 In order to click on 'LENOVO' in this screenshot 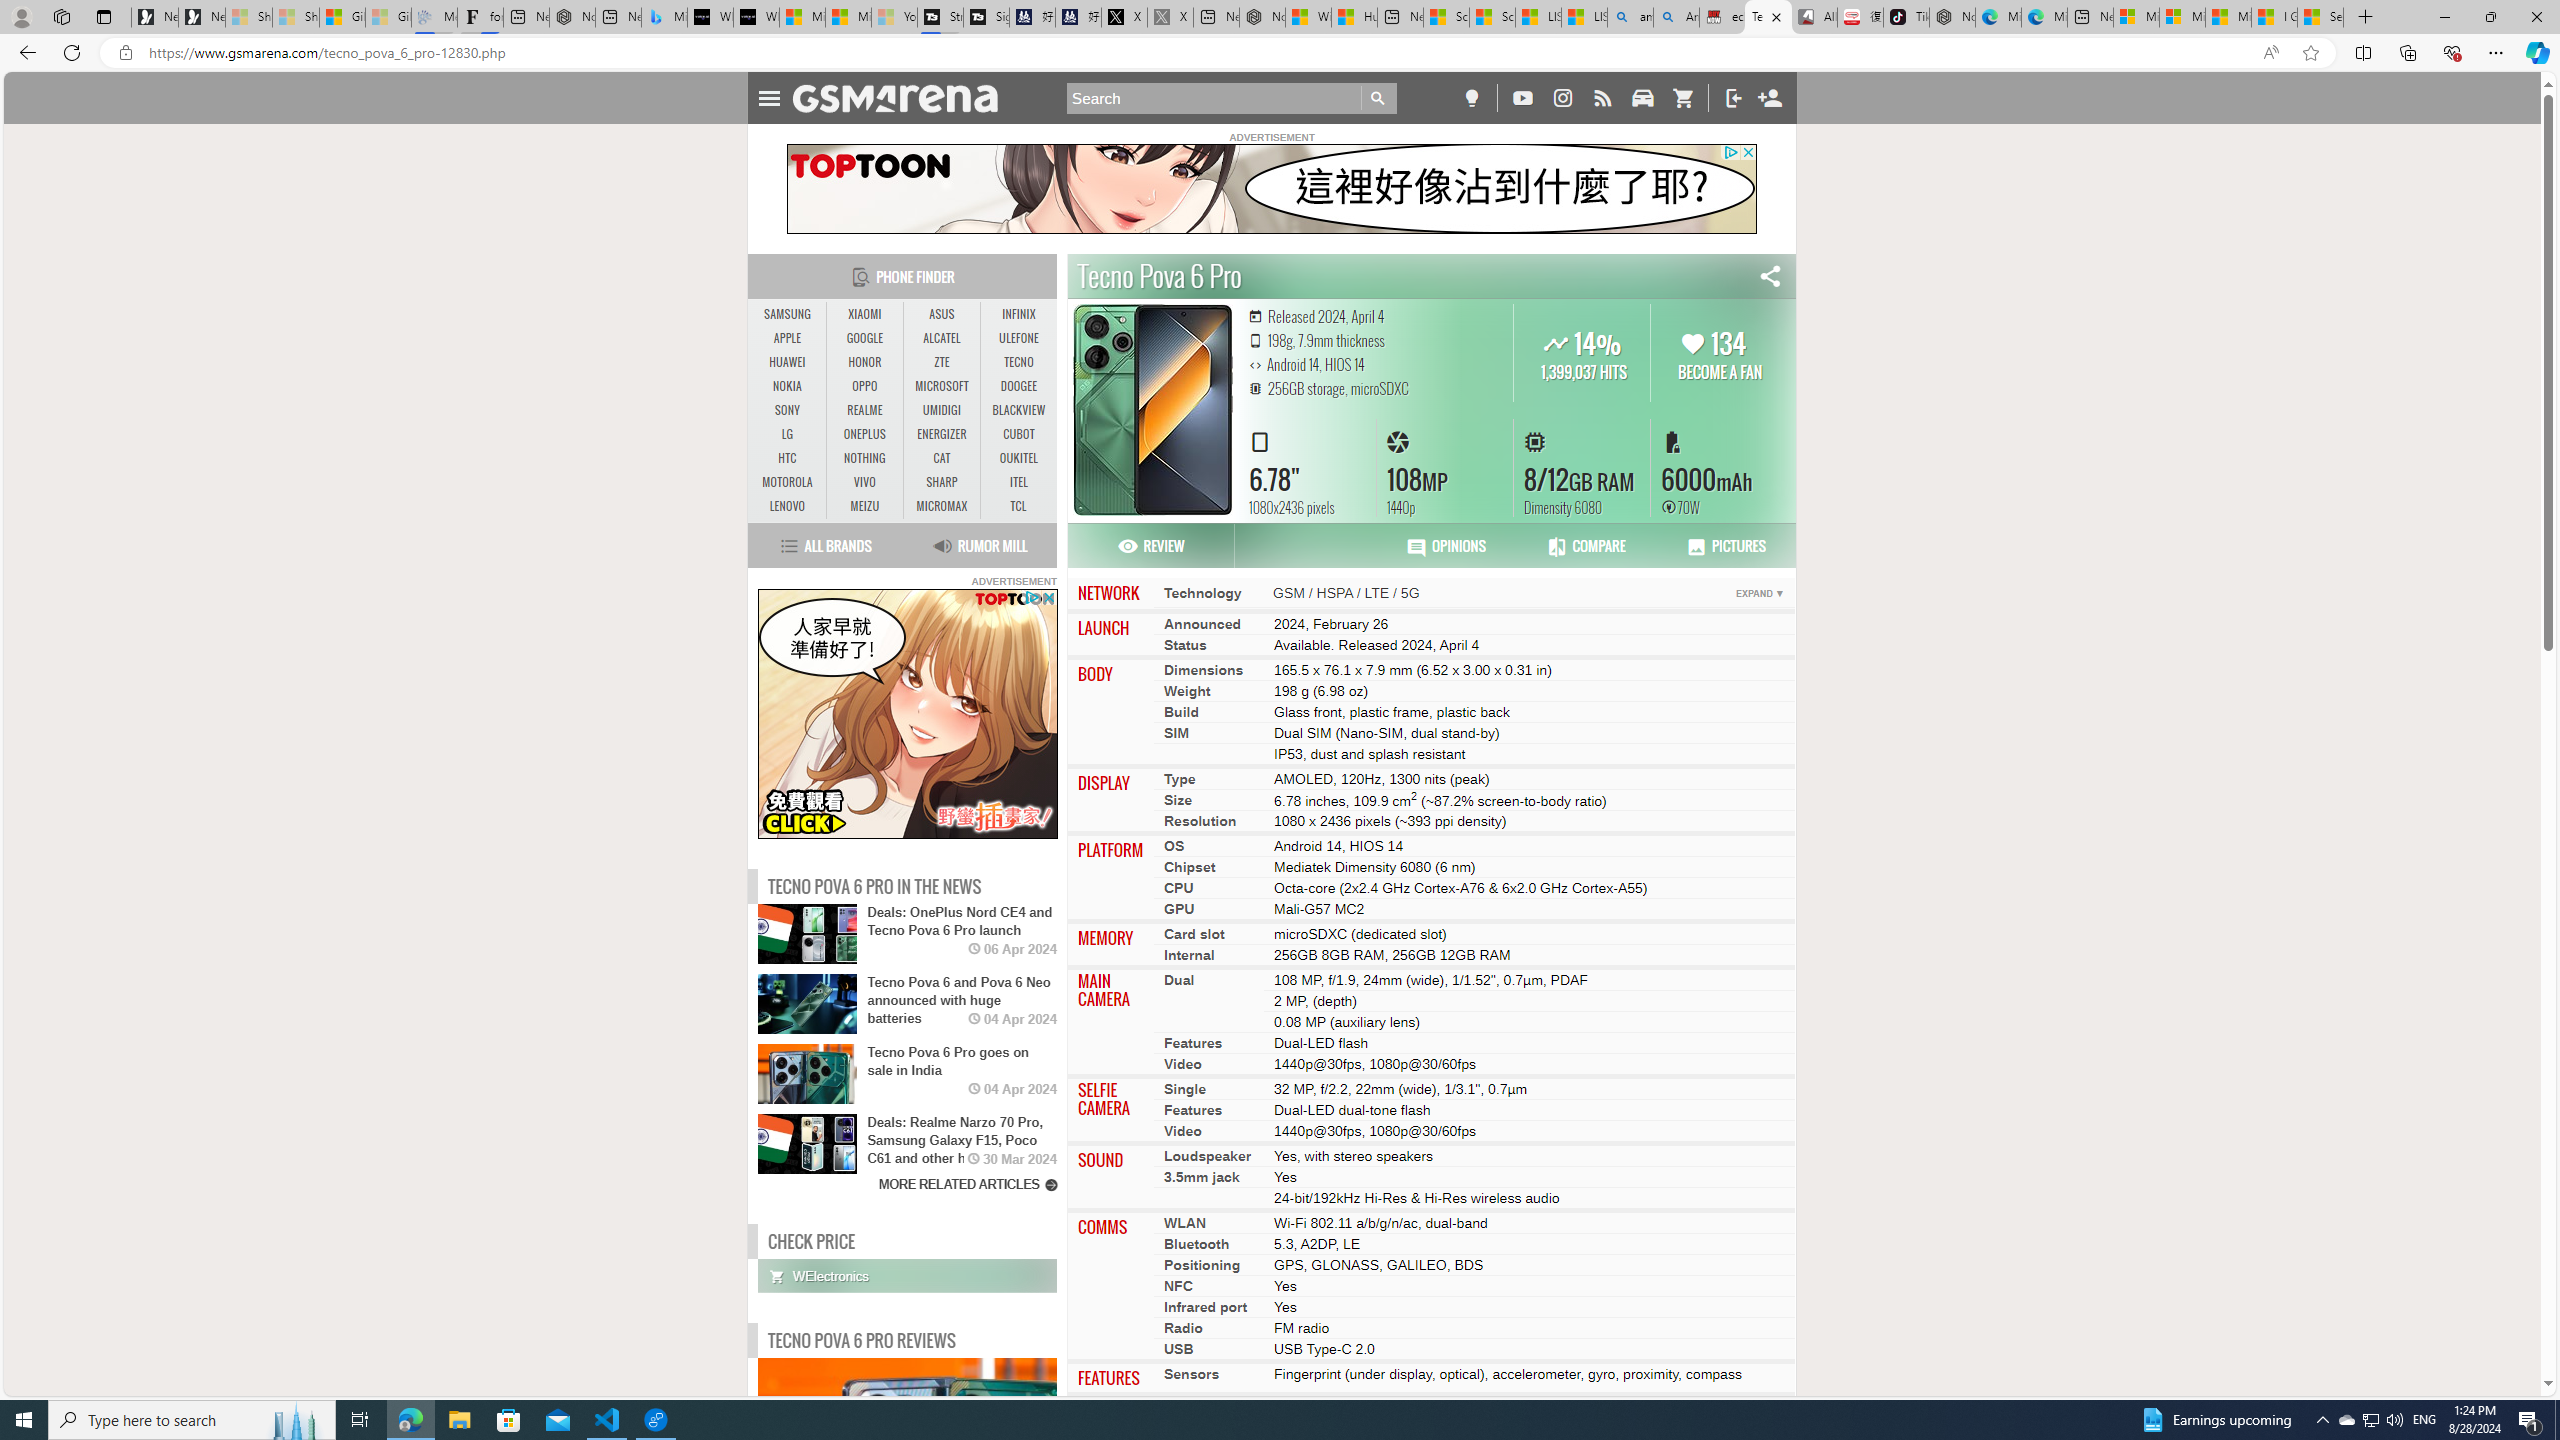, I will do `click(787, 505)`.